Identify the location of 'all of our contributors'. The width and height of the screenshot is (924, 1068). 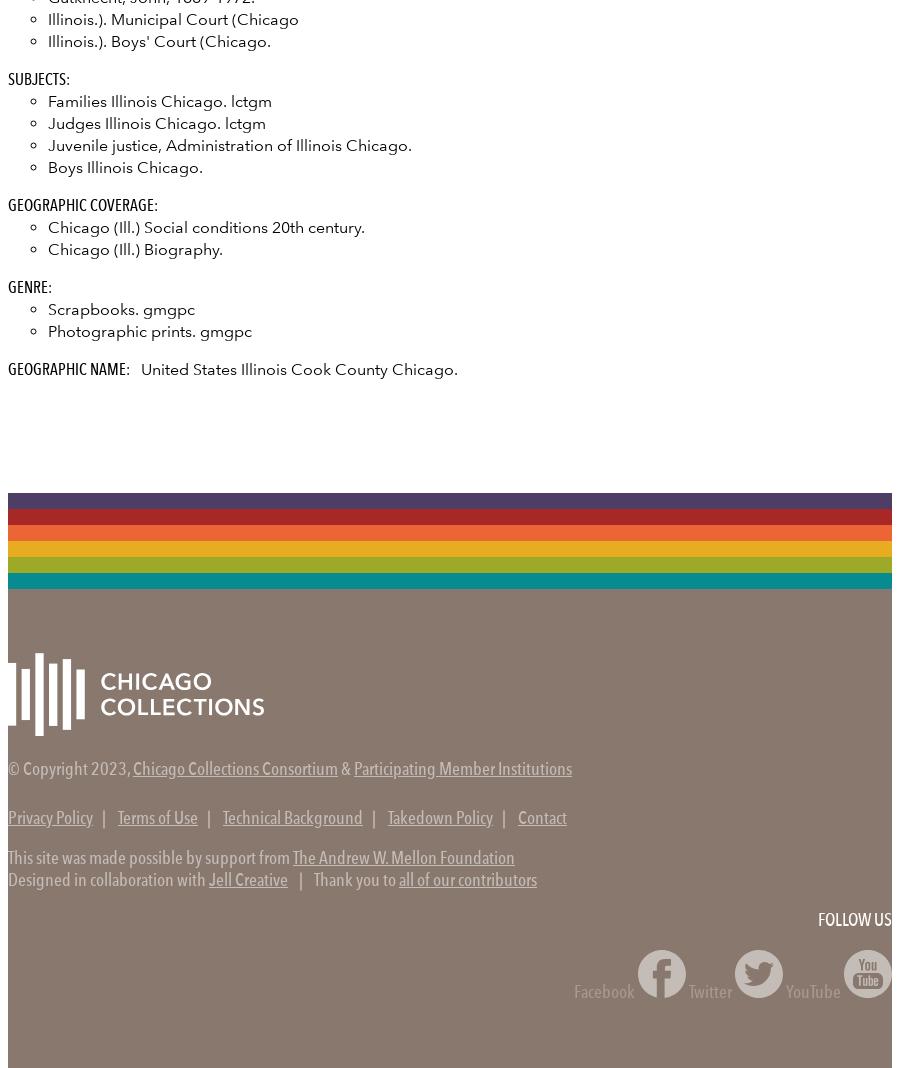
(467, 879).